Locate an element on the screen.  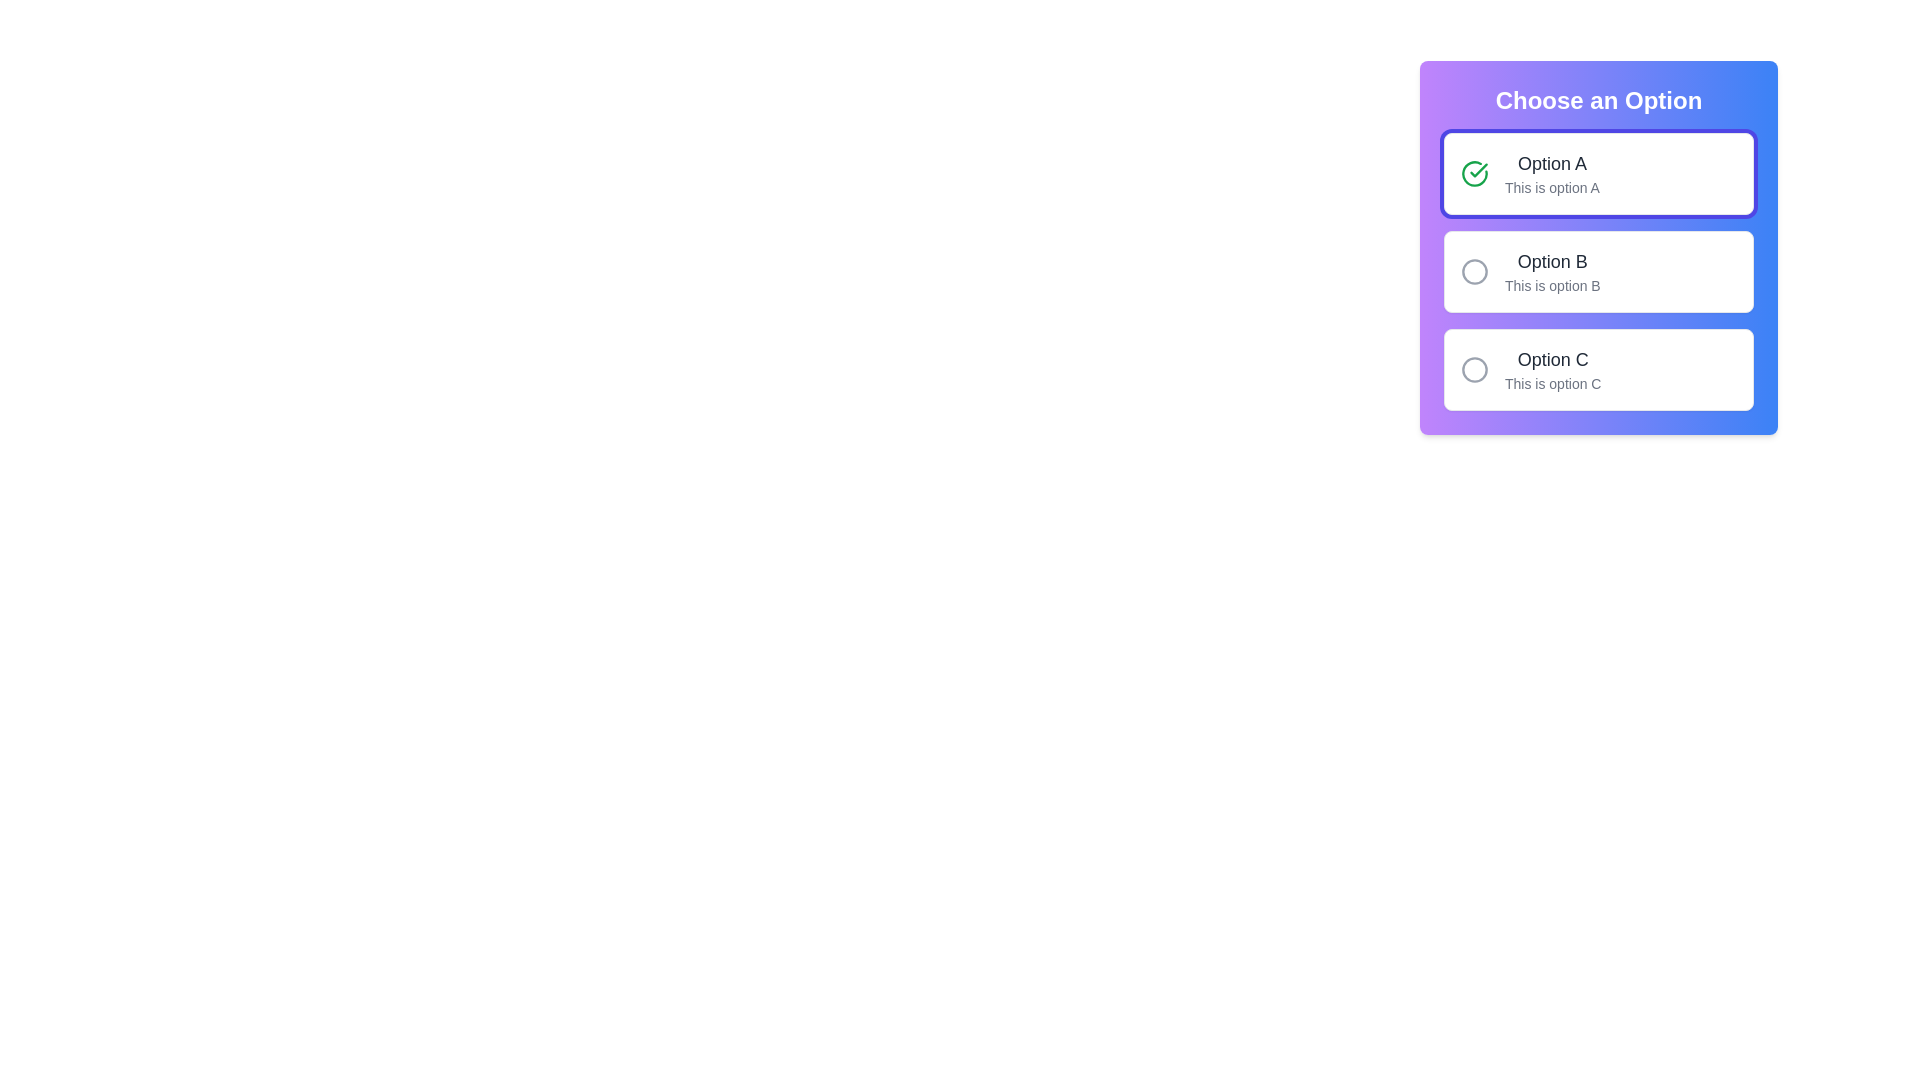
the text label 'Option B' which is prominently displayed in dark-gray color, located below 'Option A' and above 'This is option B' is located at coordinates (1551, 261).